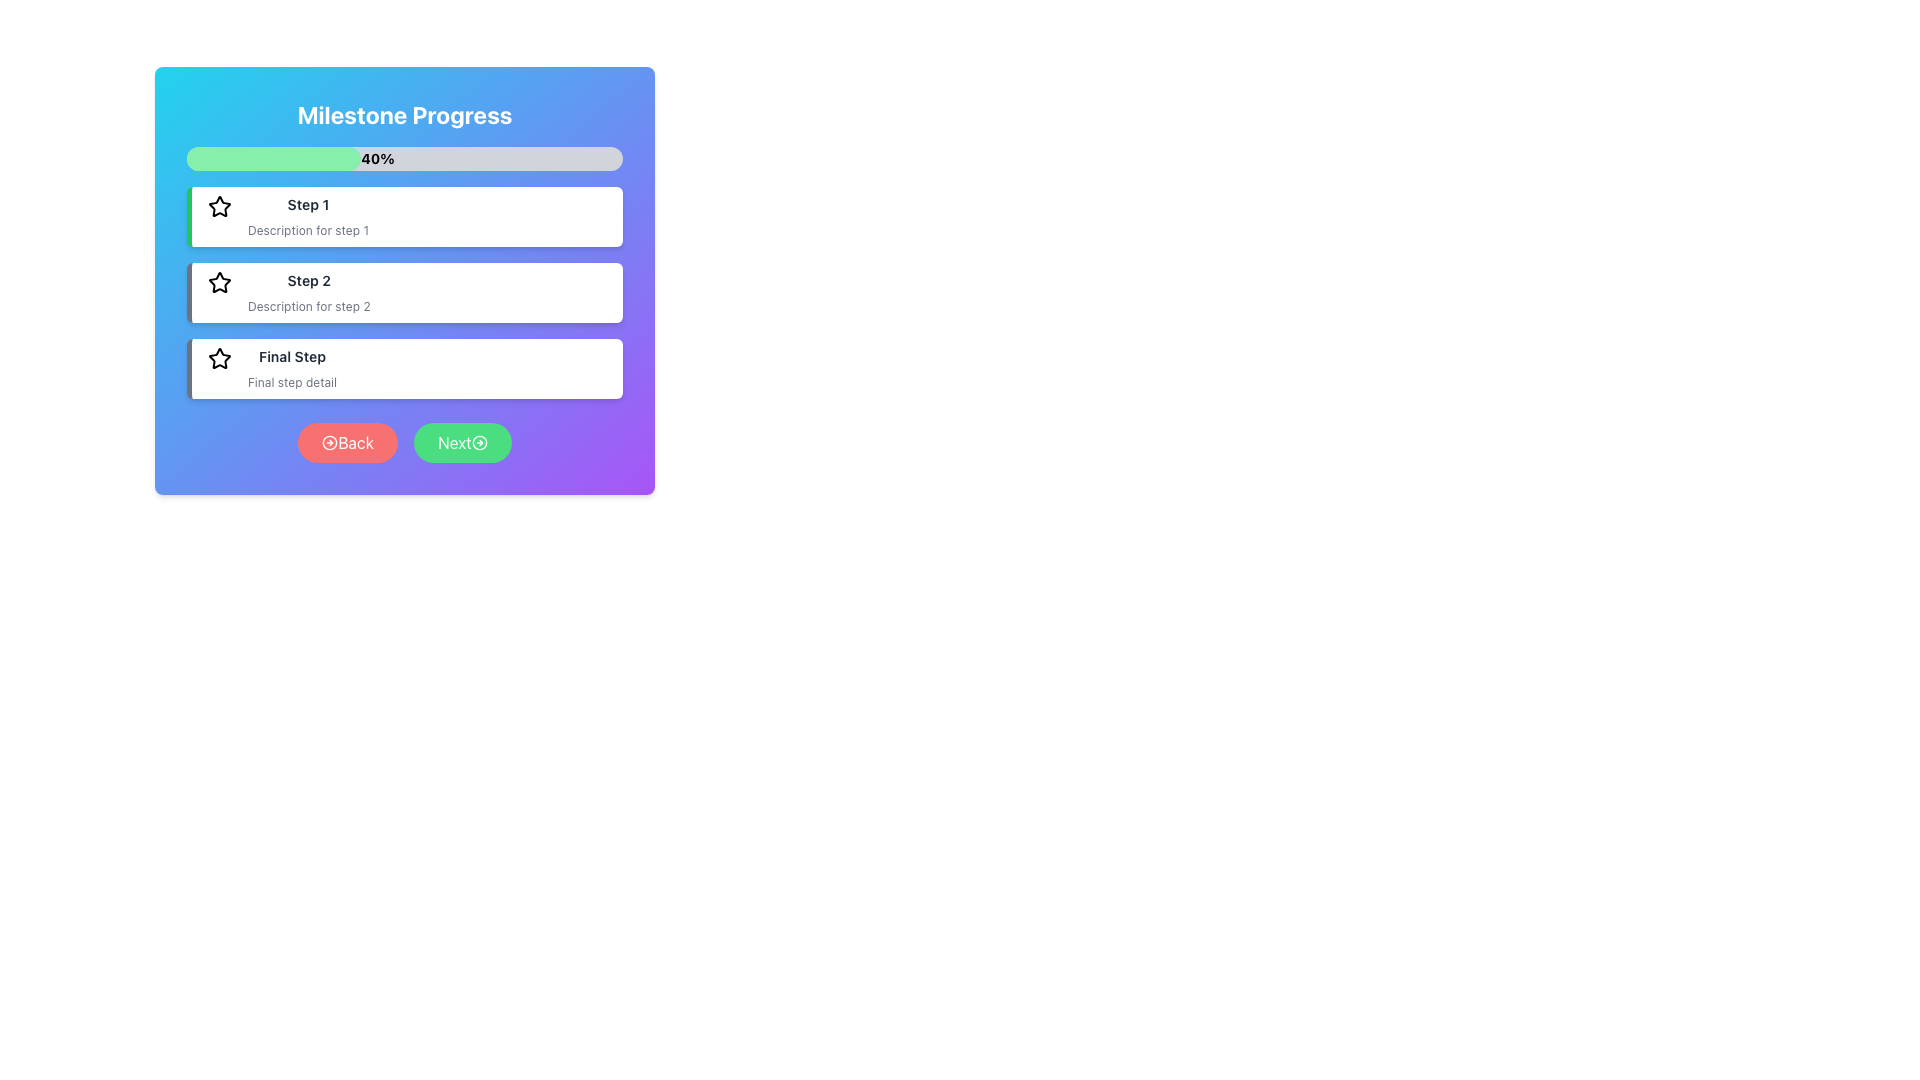  Describe the element at coordinates (291, 356) in the screenshot. I see `the text label displaying 'Final Step', which is styled with a smaller bold font in dark gray color, located above the 'Back' and 'Next' buttons in the milestone progress interface` at that location.